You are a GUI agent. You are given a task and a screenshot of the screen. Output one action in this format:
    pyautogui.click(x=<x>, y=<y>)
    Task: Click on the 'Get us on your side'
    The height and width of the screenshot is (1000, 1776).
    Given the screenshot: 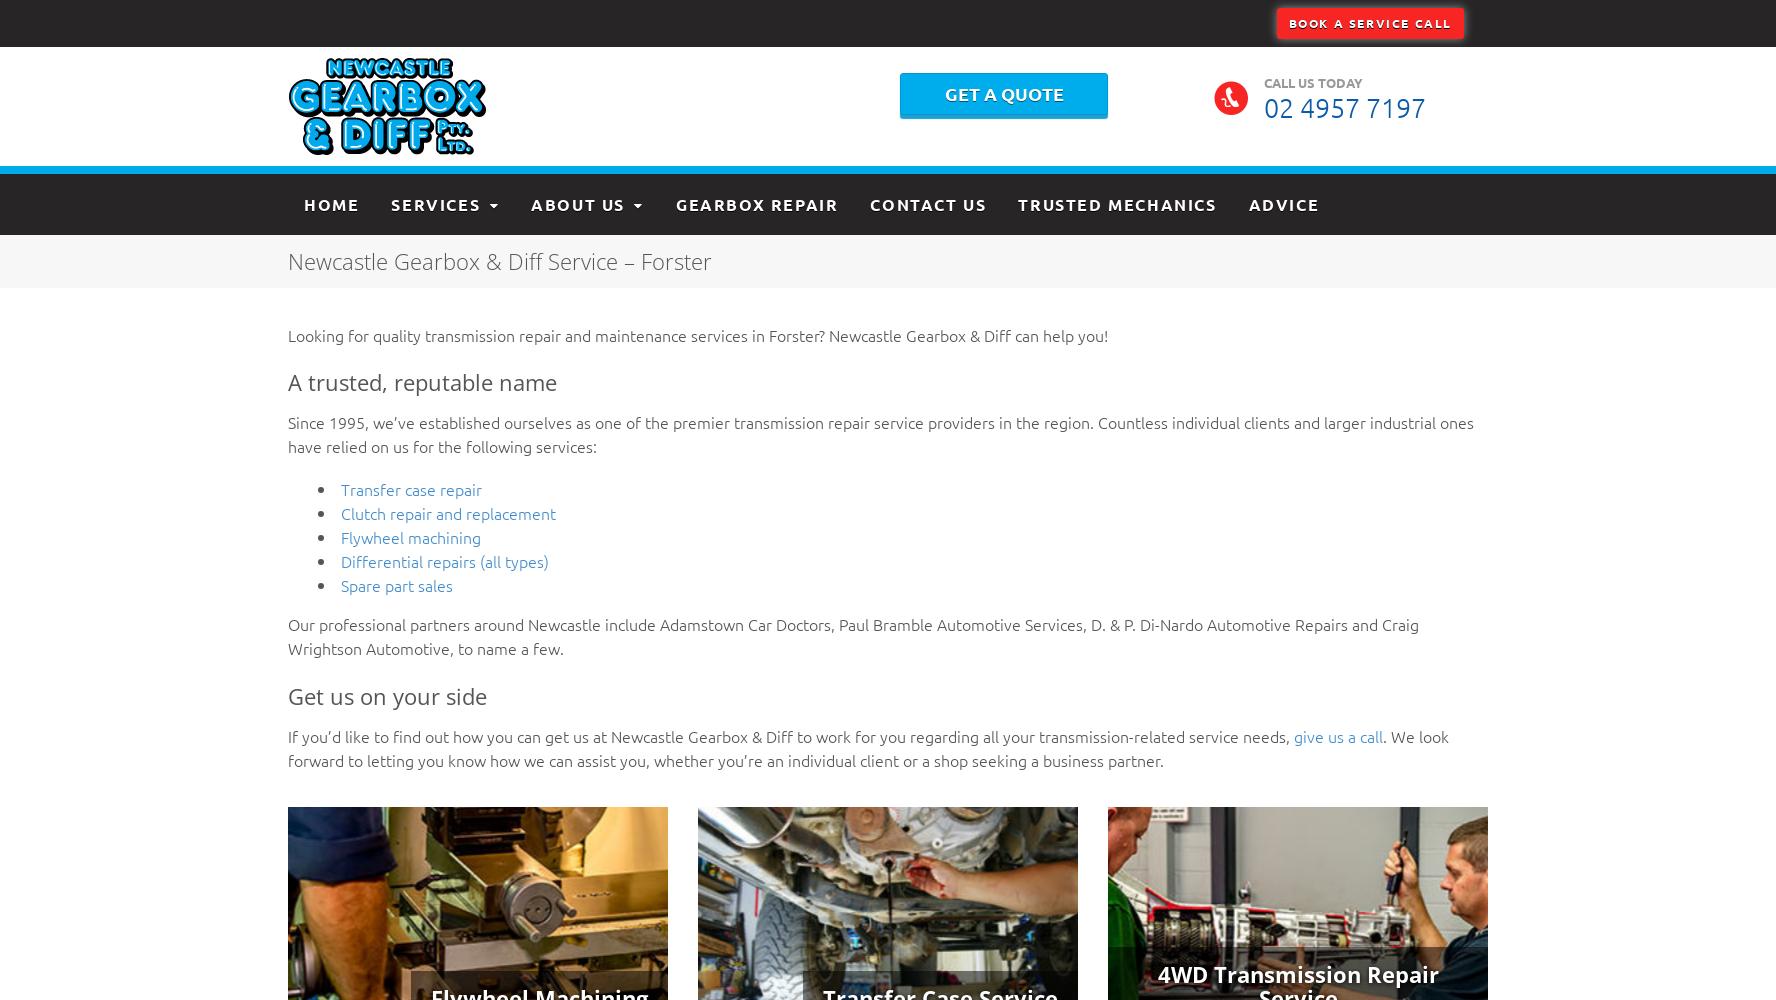 What is the action you would take?
    pyautogui.click(x=288, y=694)
    